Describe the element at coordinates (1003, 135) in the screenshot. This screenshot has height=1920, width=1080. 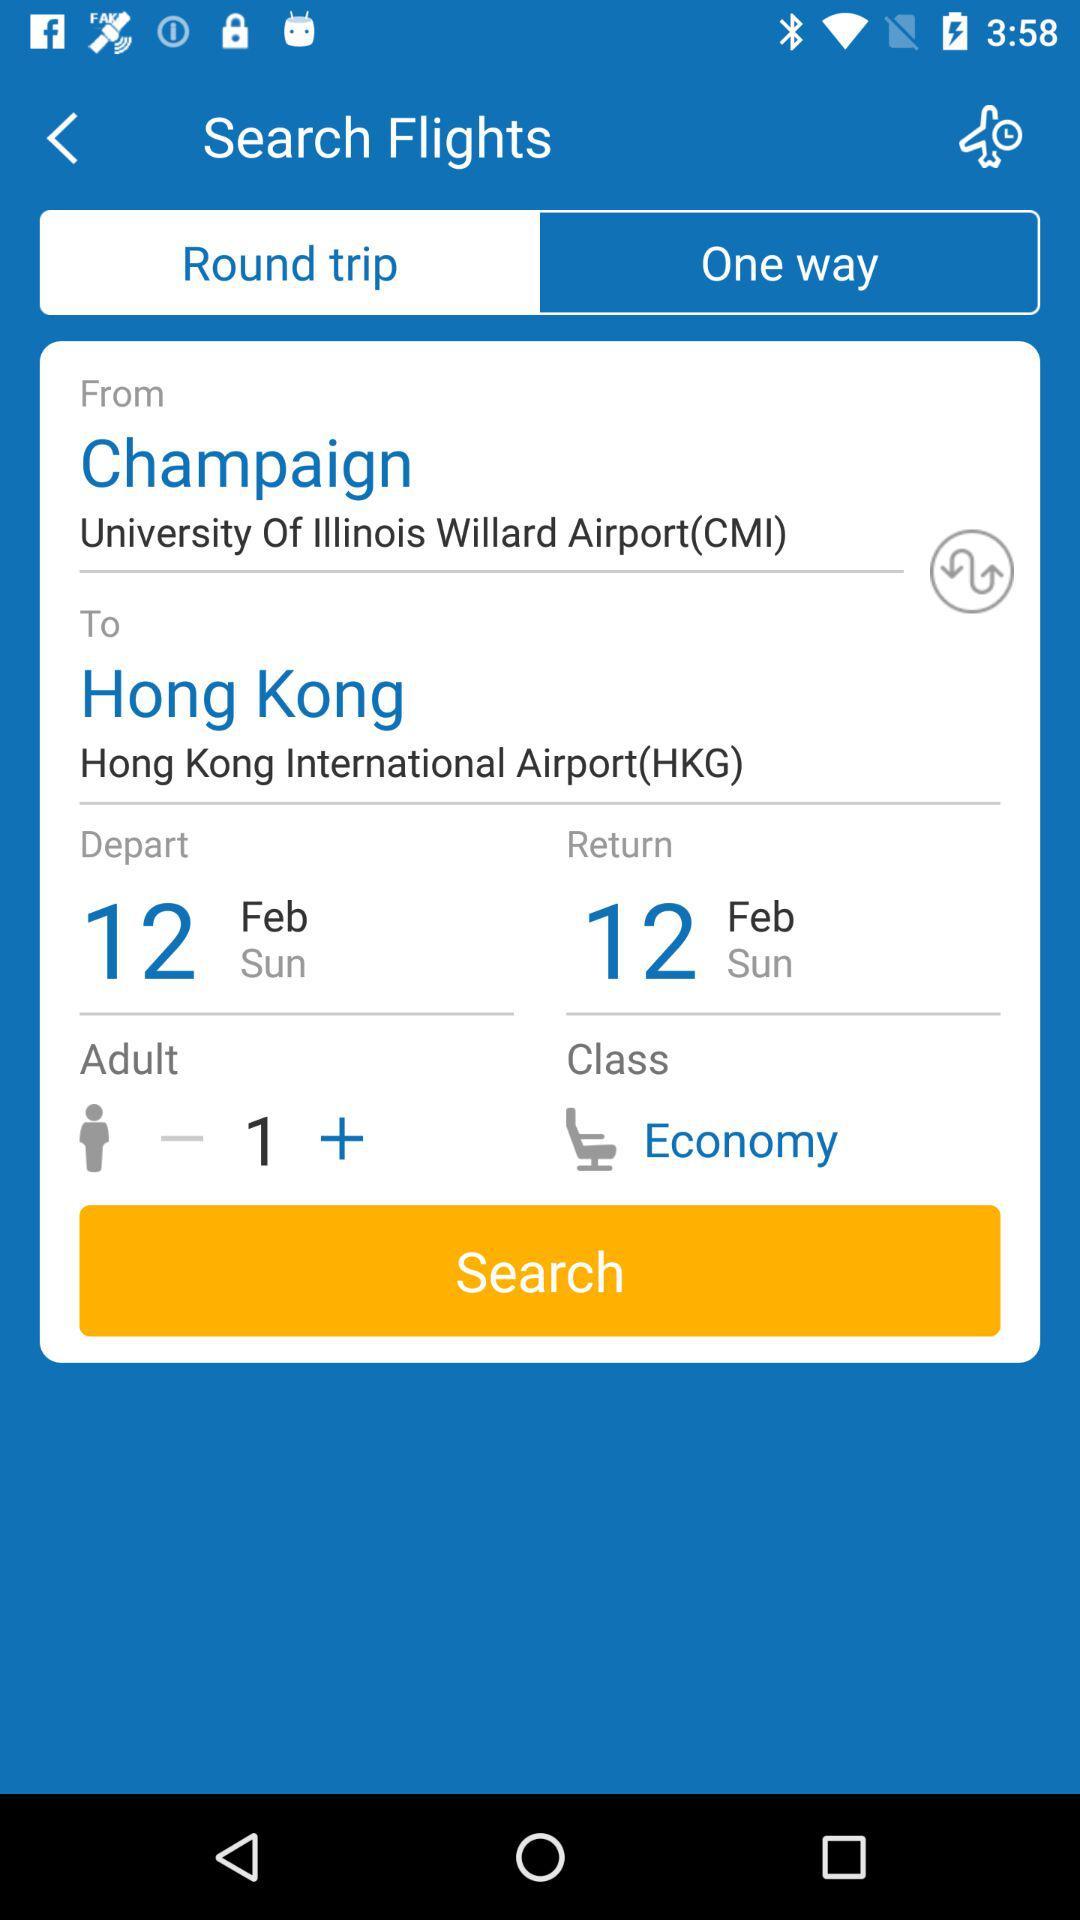
I see `to check current itineraries` at that location.